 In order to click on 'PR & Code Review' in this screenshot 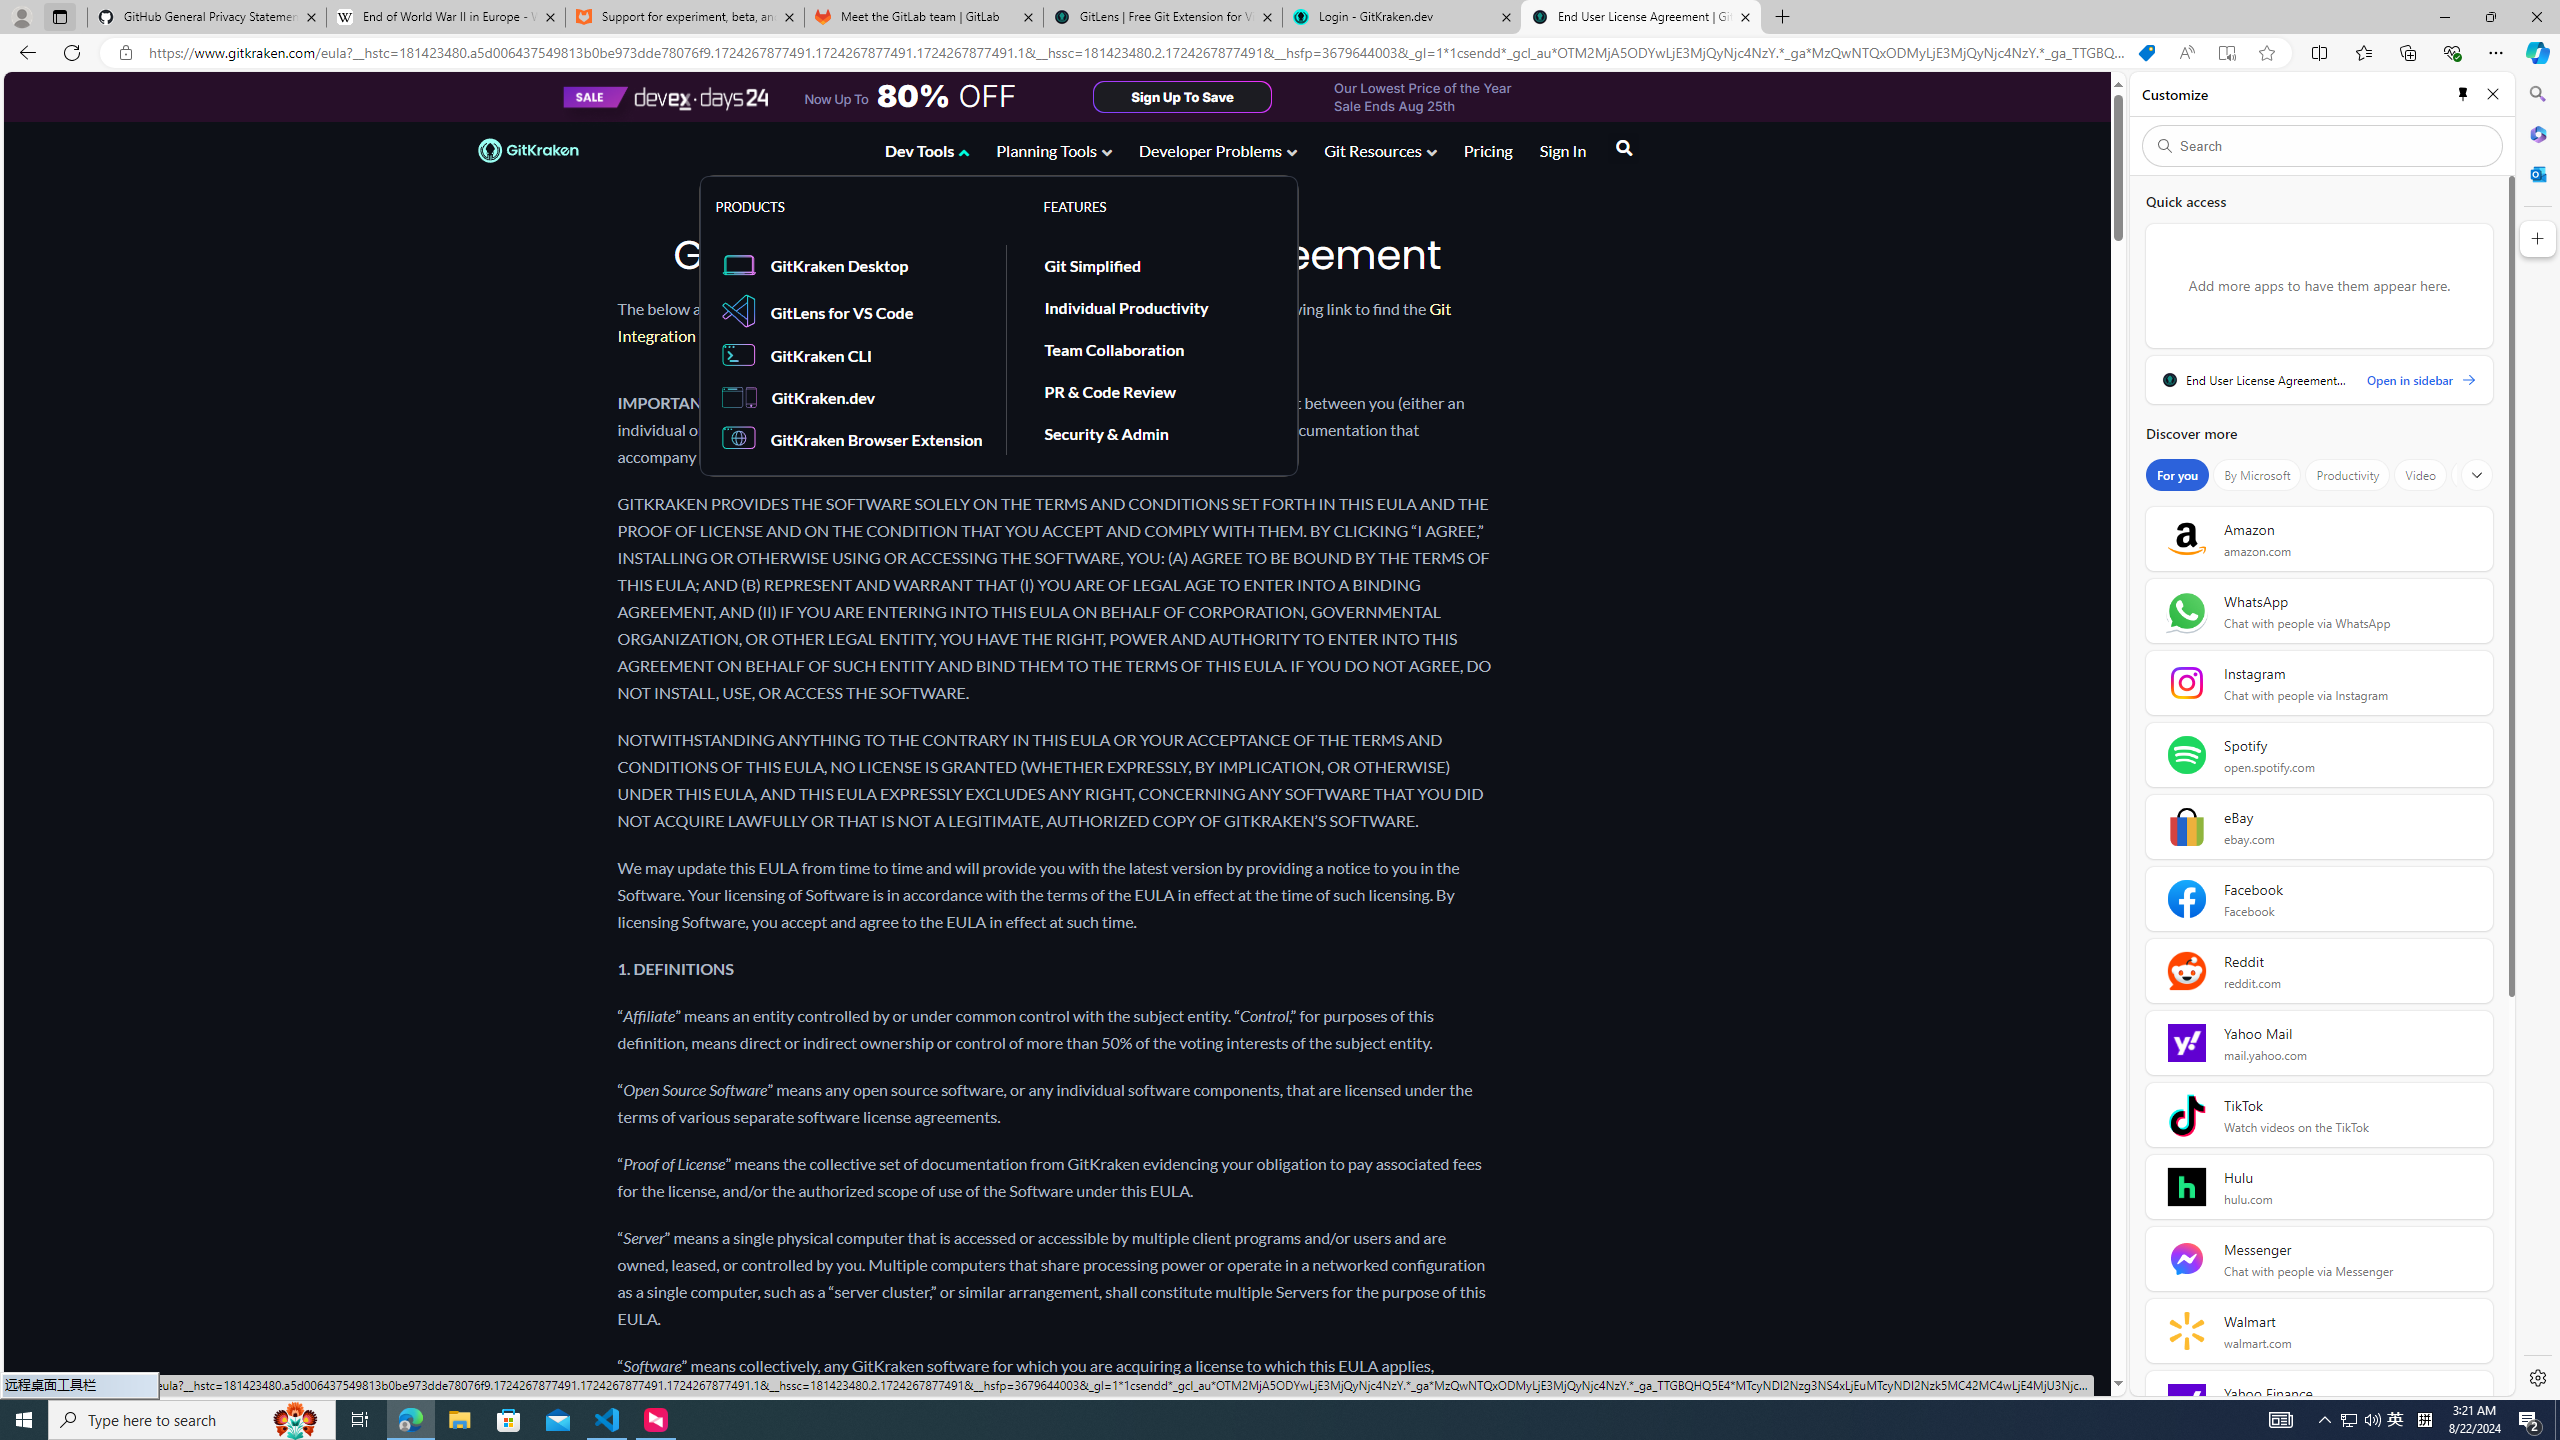, I will do `click(1108, 390)`.